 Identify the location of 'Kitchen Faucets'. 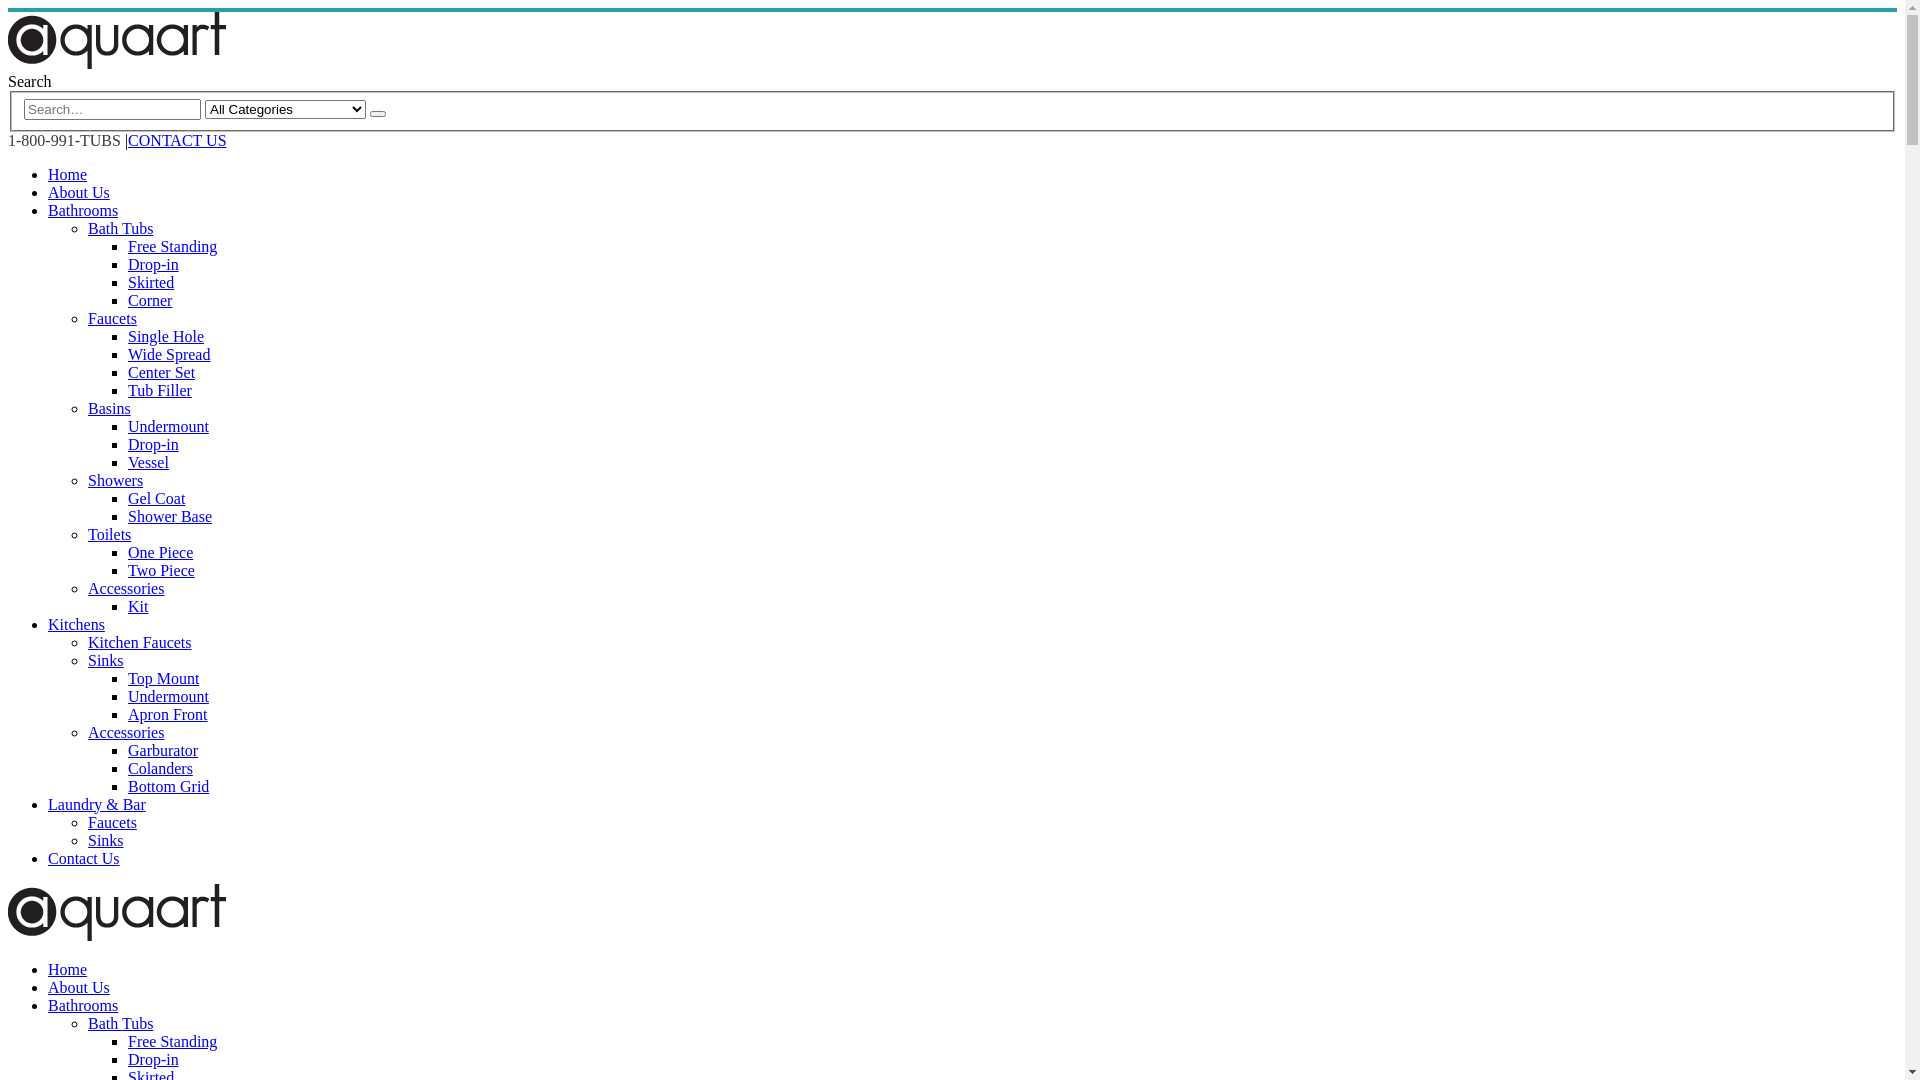
(138, 642).